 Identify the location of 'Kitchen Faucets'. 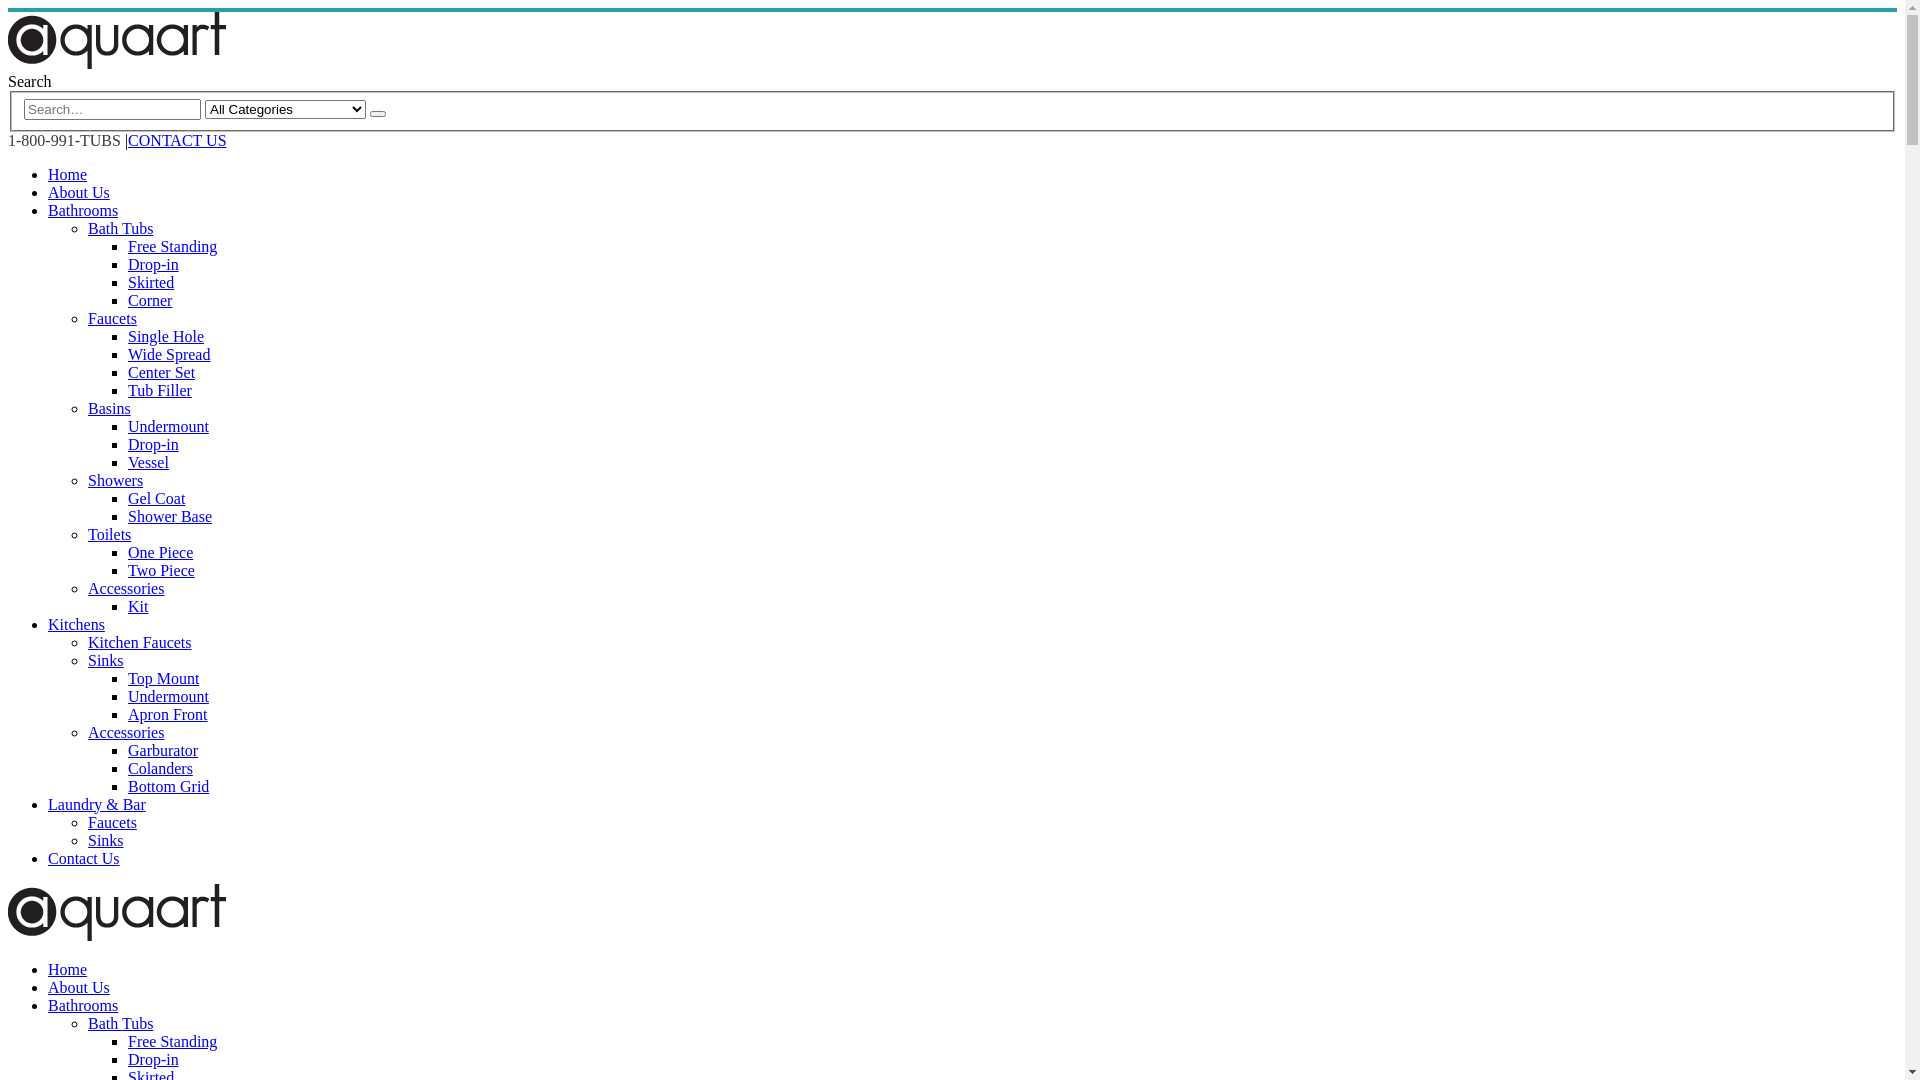
(138, 642).